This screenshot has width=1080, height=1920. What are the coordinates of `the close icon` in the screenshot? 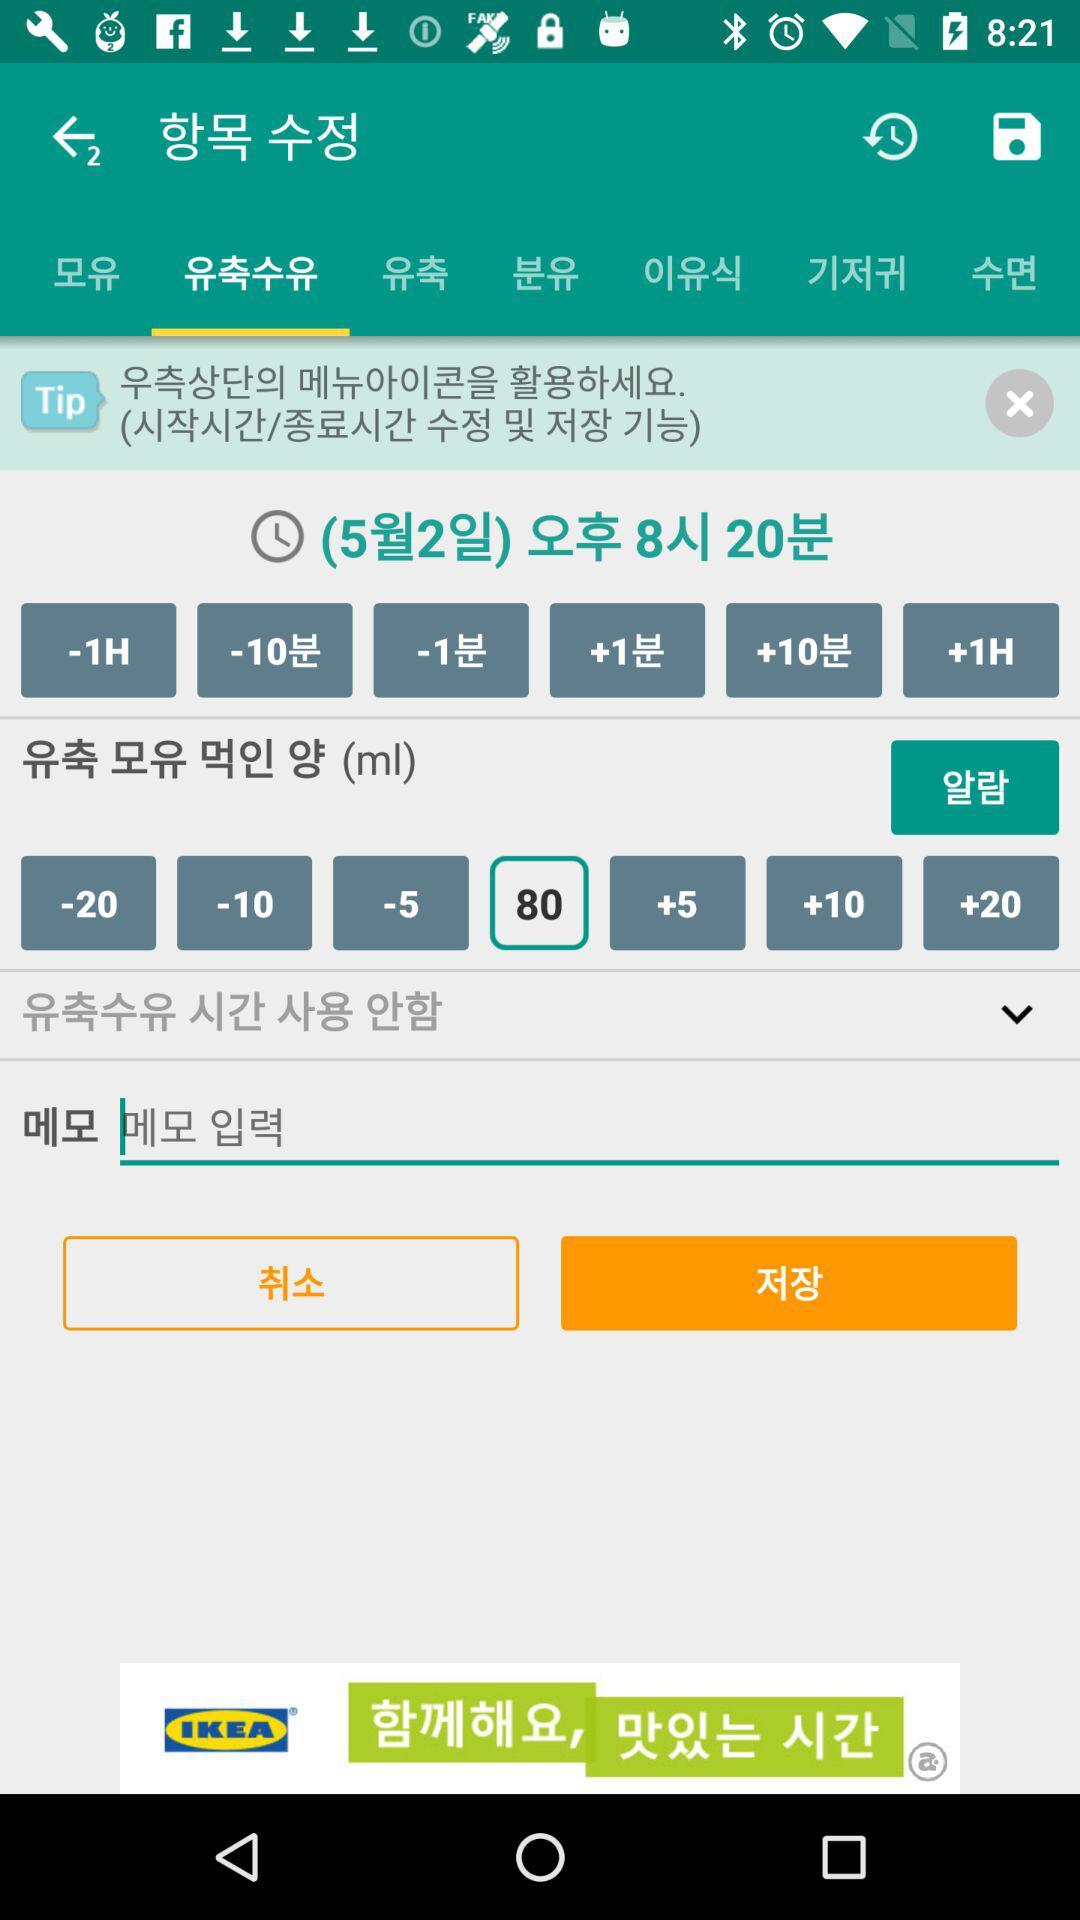 It's located at (1019, 402).